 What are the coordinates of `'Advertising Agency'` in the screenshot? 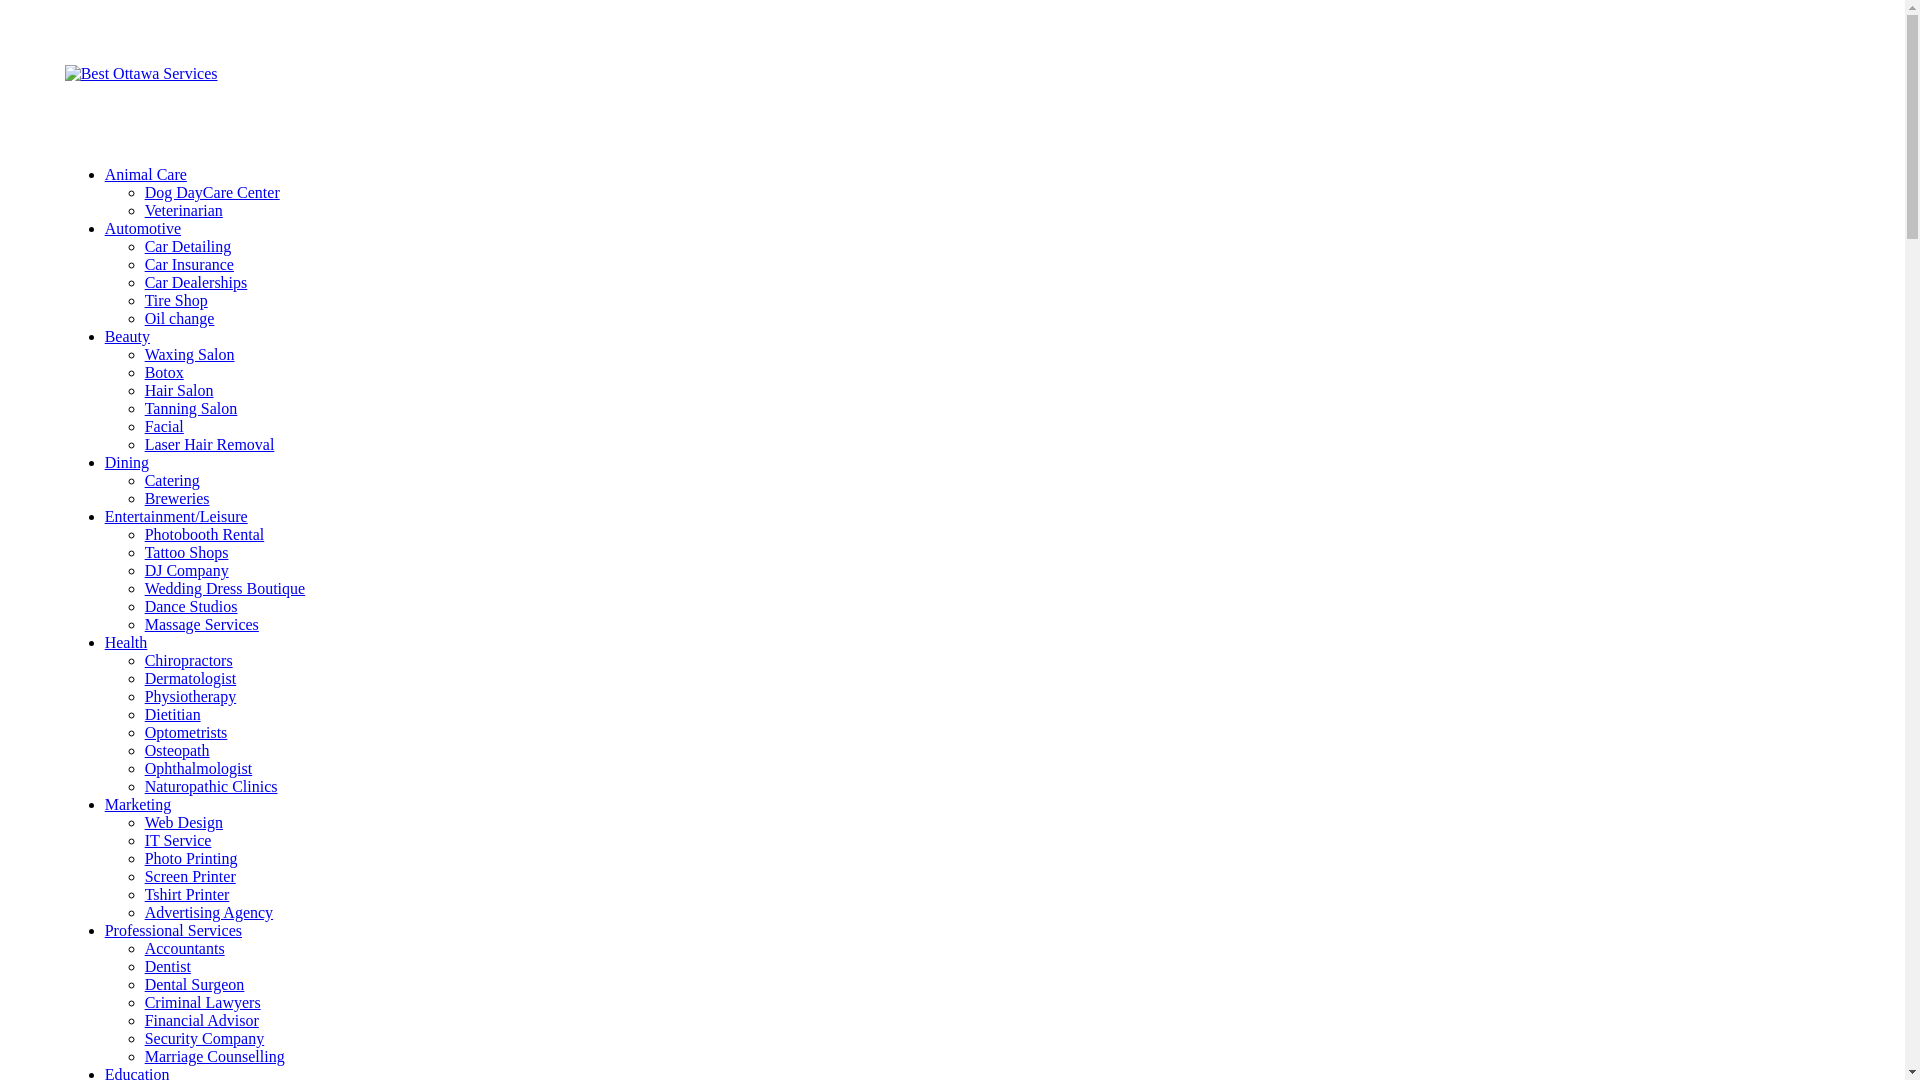 It's located at (143, 912).